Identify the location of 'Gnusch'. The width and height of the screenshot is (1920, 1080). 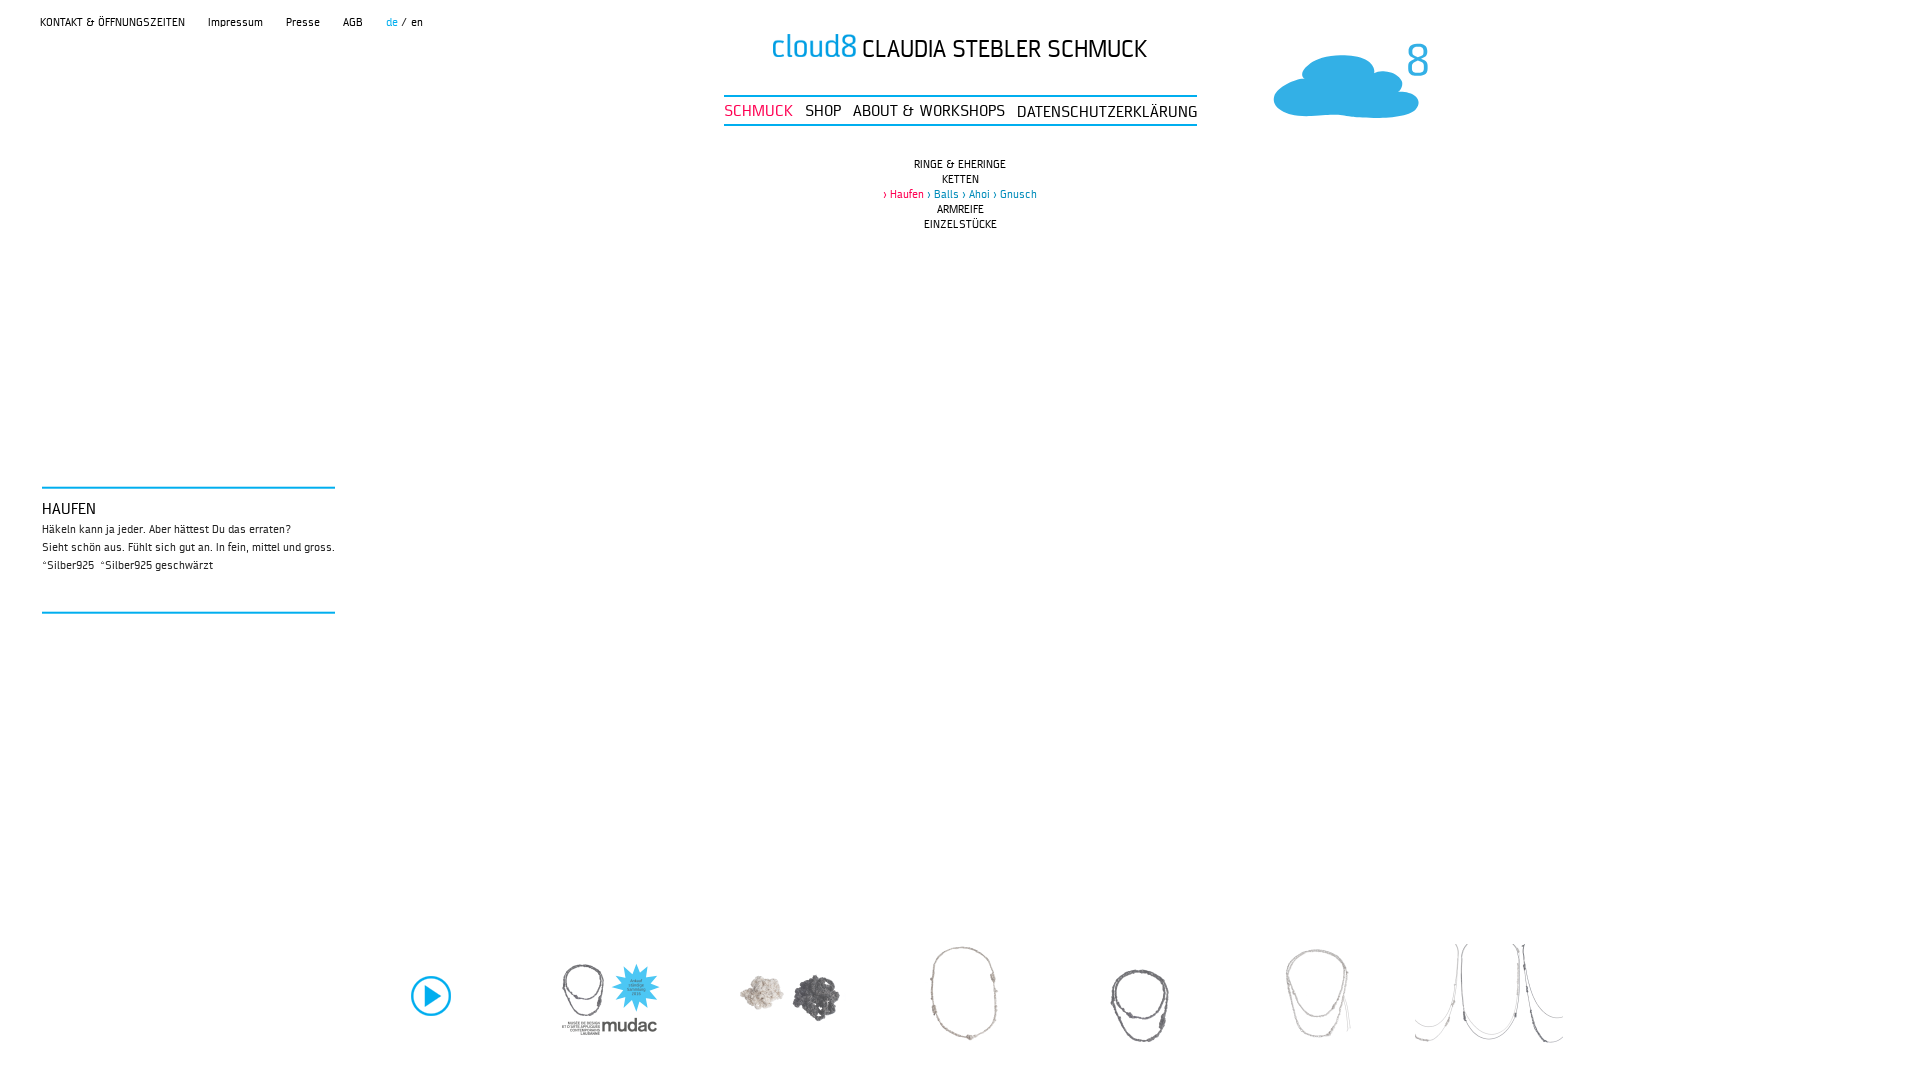
(1014, 195).